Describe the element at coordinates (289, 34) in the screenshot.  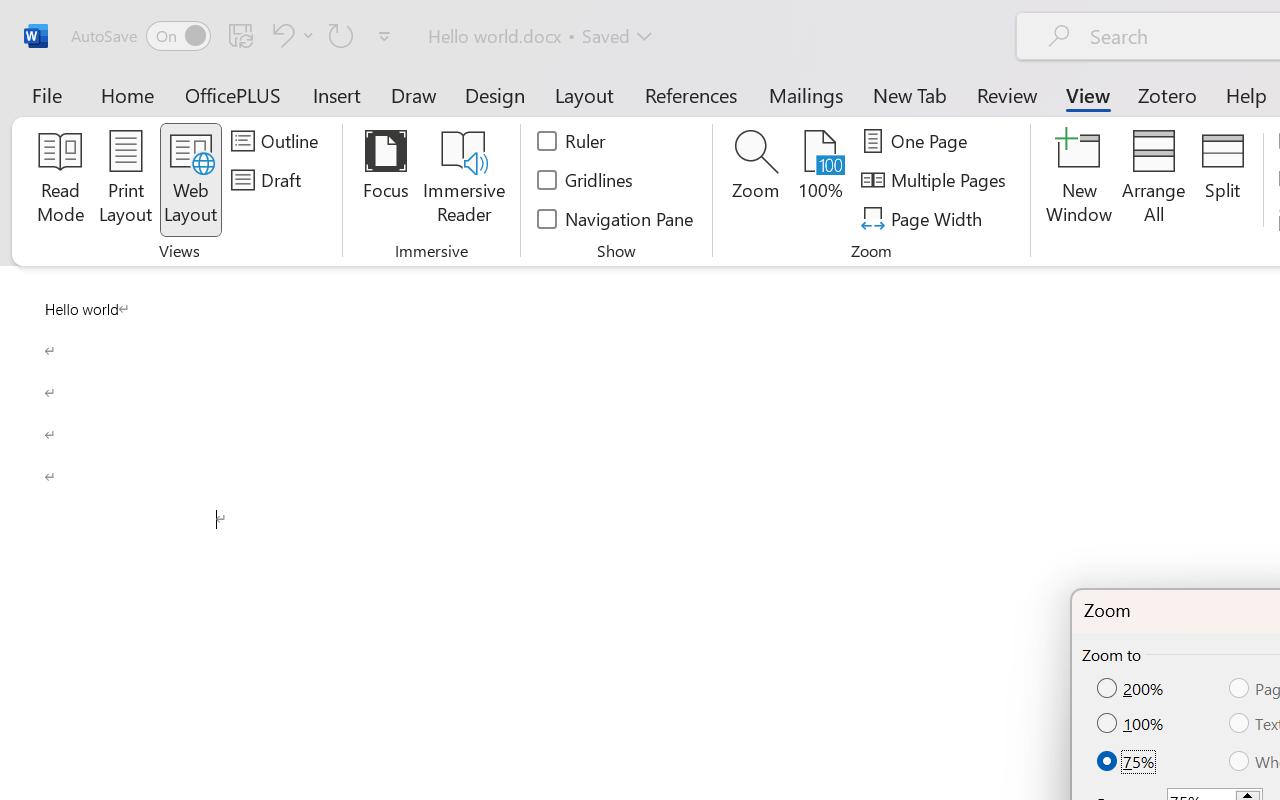
I see `'Undo Paragraph Formatting'` at that location.